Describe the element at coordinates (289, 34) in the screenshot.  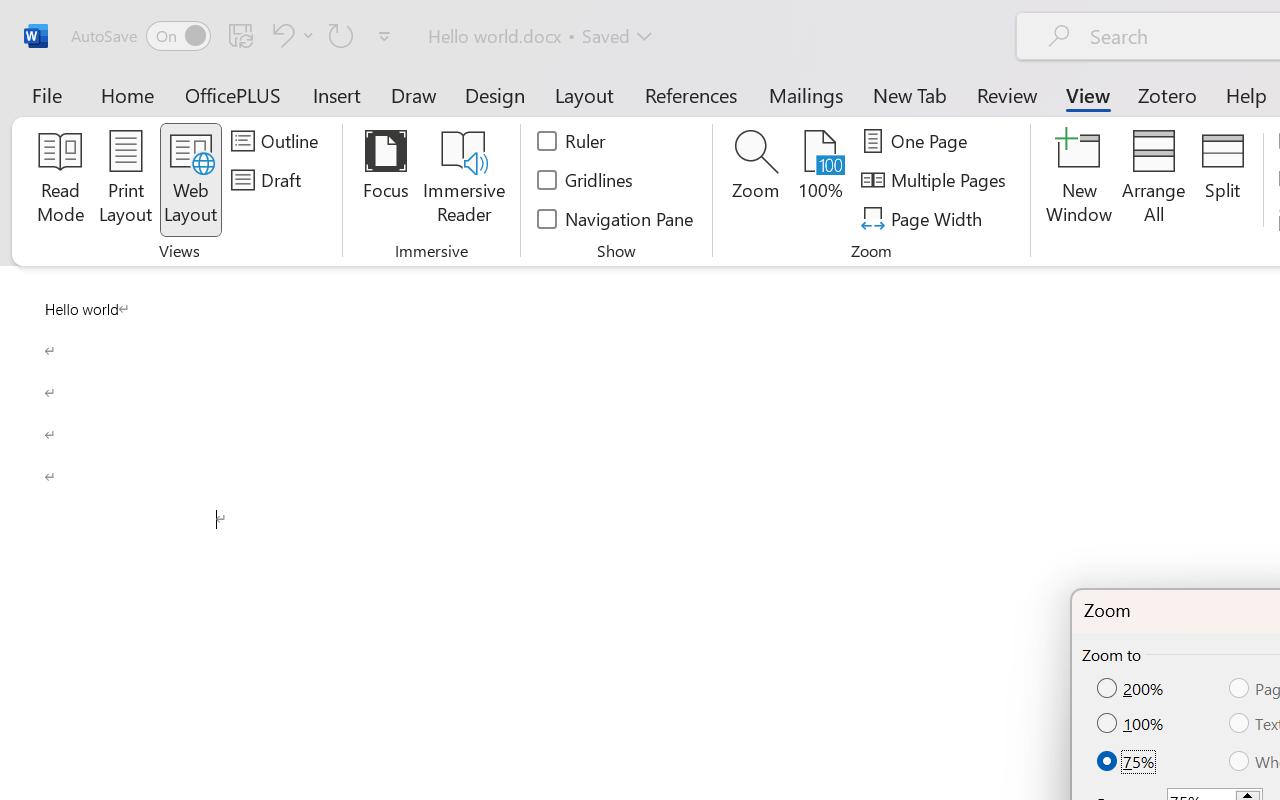
I see `'Undo Paragraph Formatting'` at that location.